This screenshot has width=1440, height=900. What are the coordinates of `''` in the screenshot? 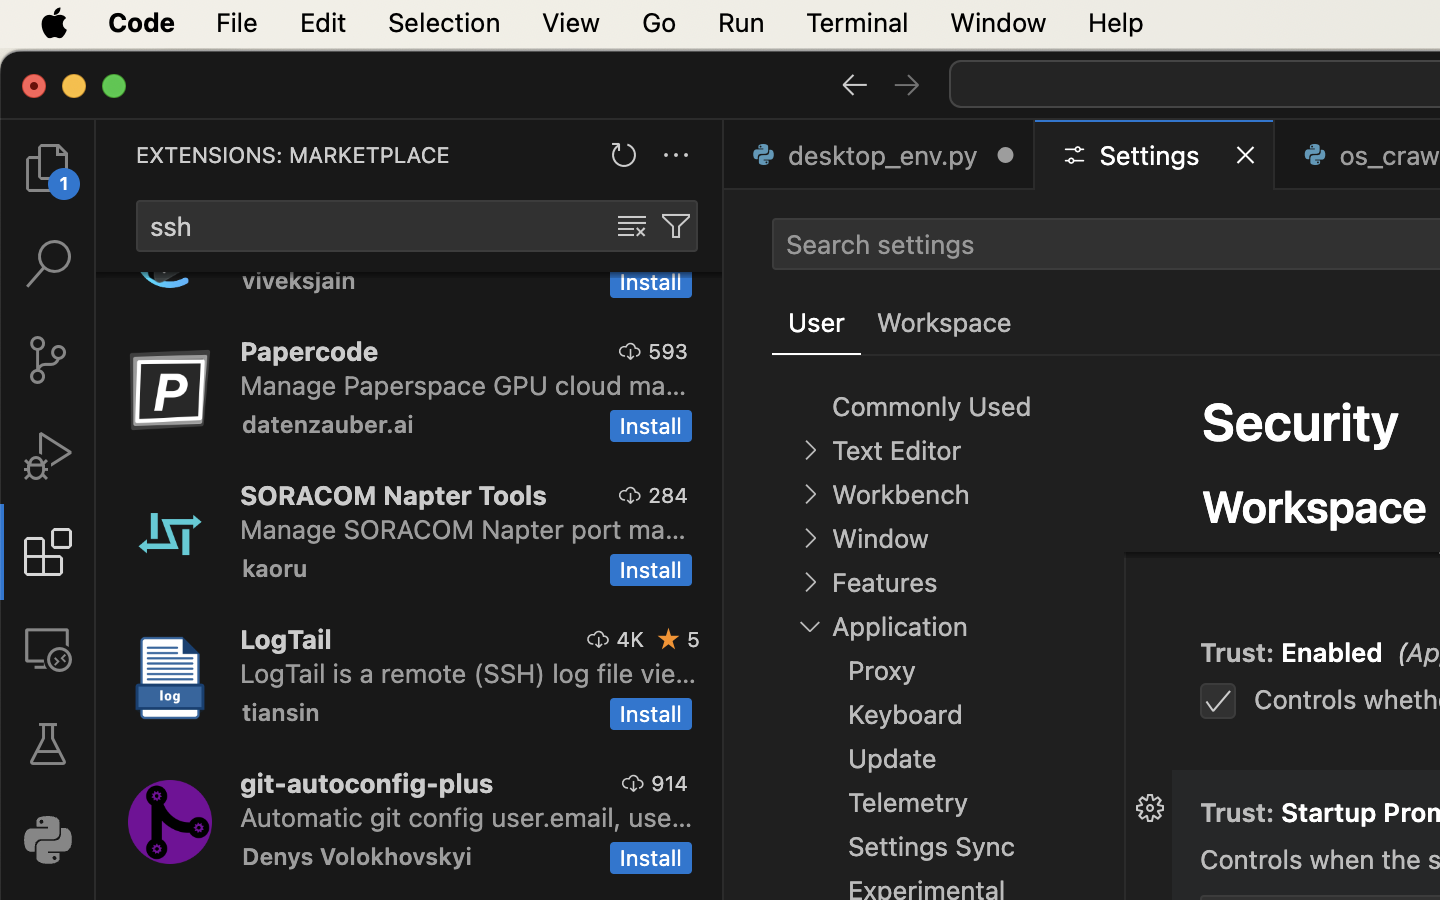 It's located at (907, 82).